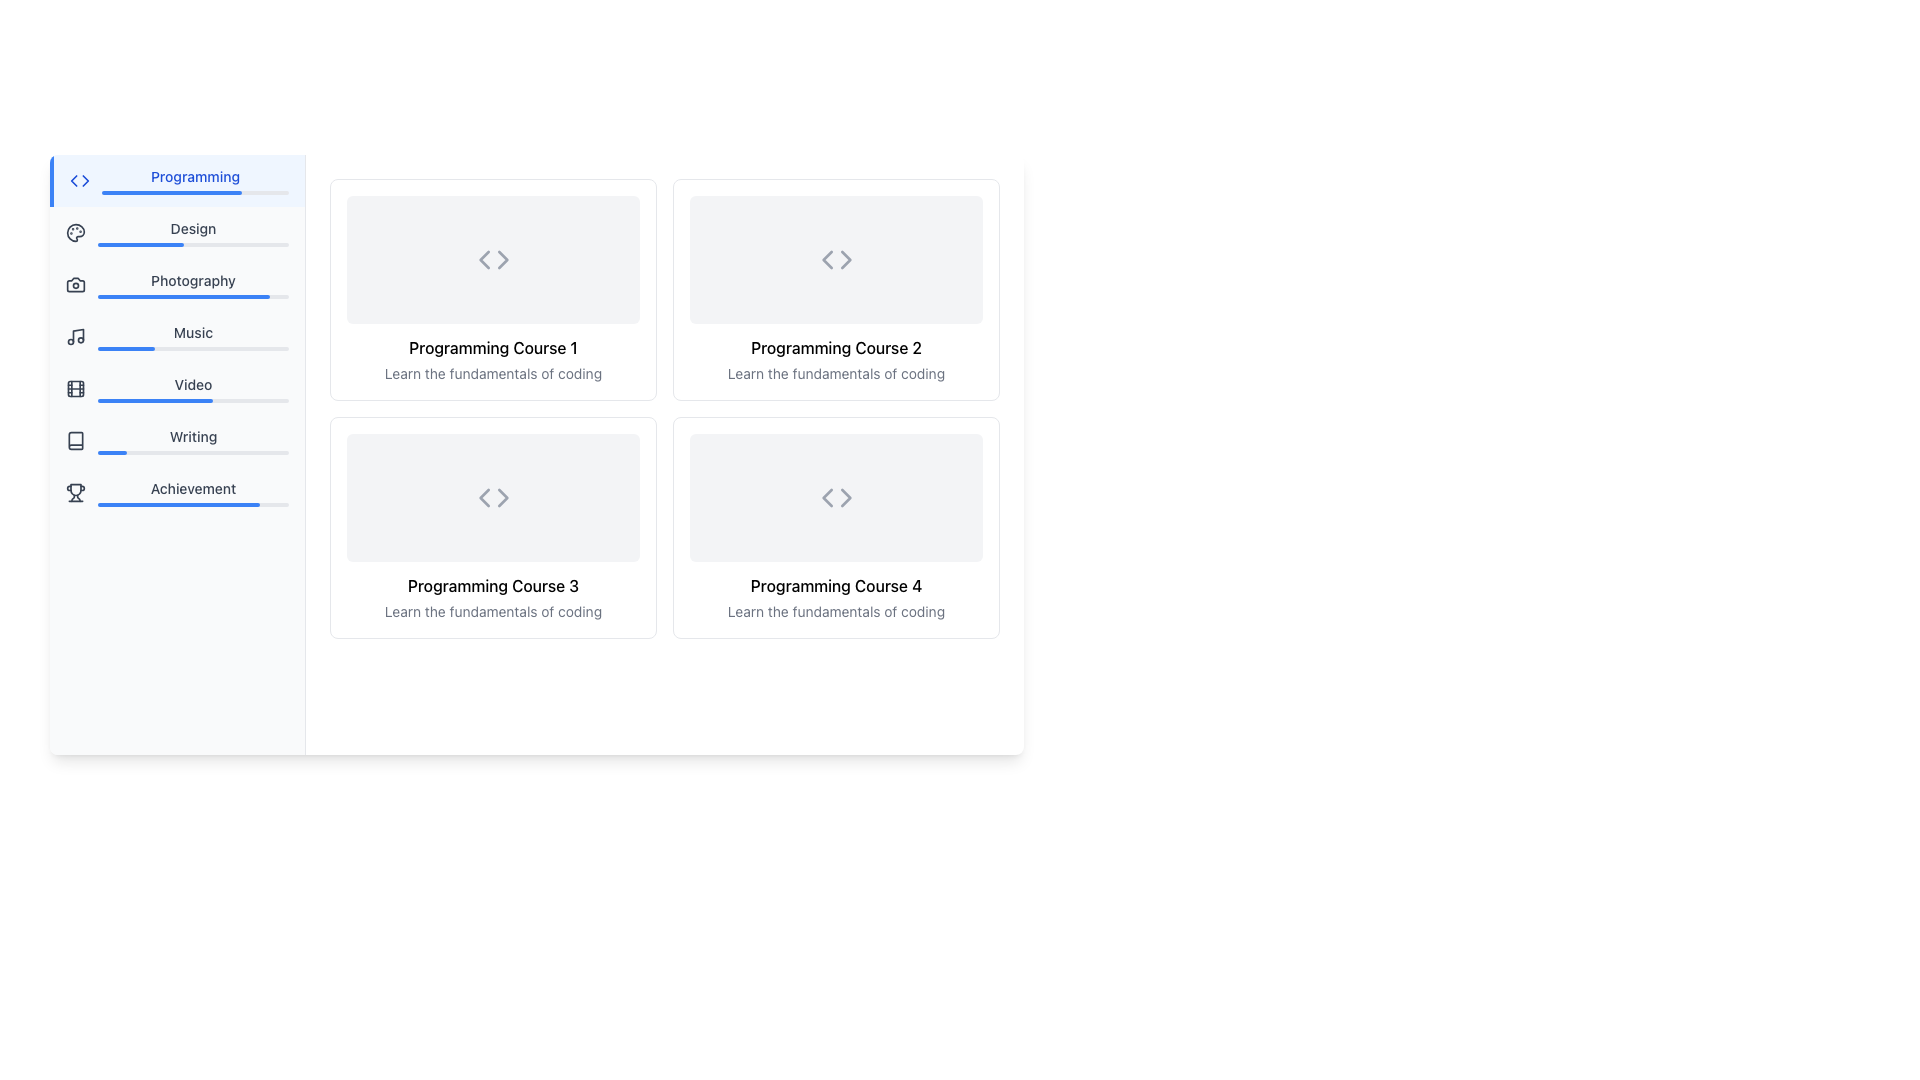  Describe the element at coordinates (836, 585) in the screenshot. I see `the text label displaying 'Programming Course 4' located in the bottom right quadrant of the grid layout` at that location.